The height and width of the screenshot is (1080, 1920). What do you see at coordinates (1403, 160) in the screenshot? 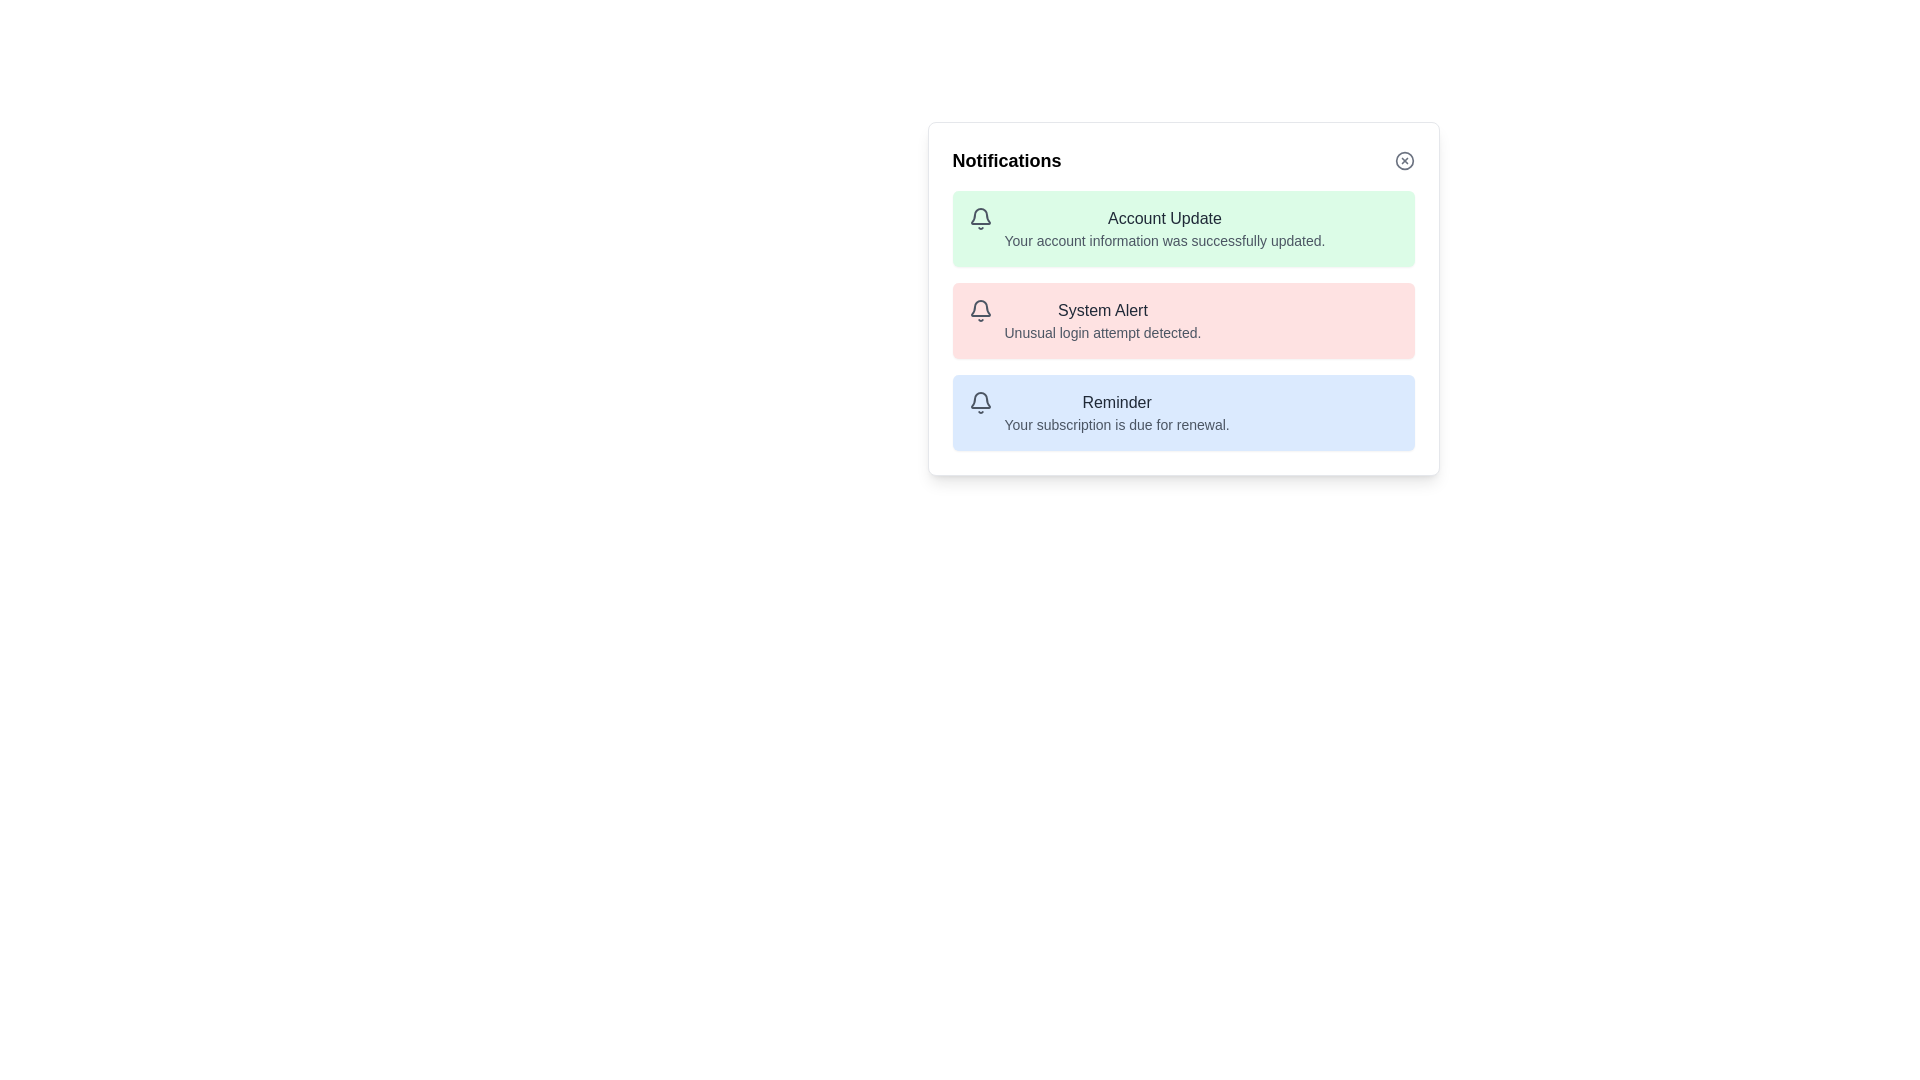
I see `the small circular SVG element located at the top-right corner of the notification card` at bounding box center [1403, 160].